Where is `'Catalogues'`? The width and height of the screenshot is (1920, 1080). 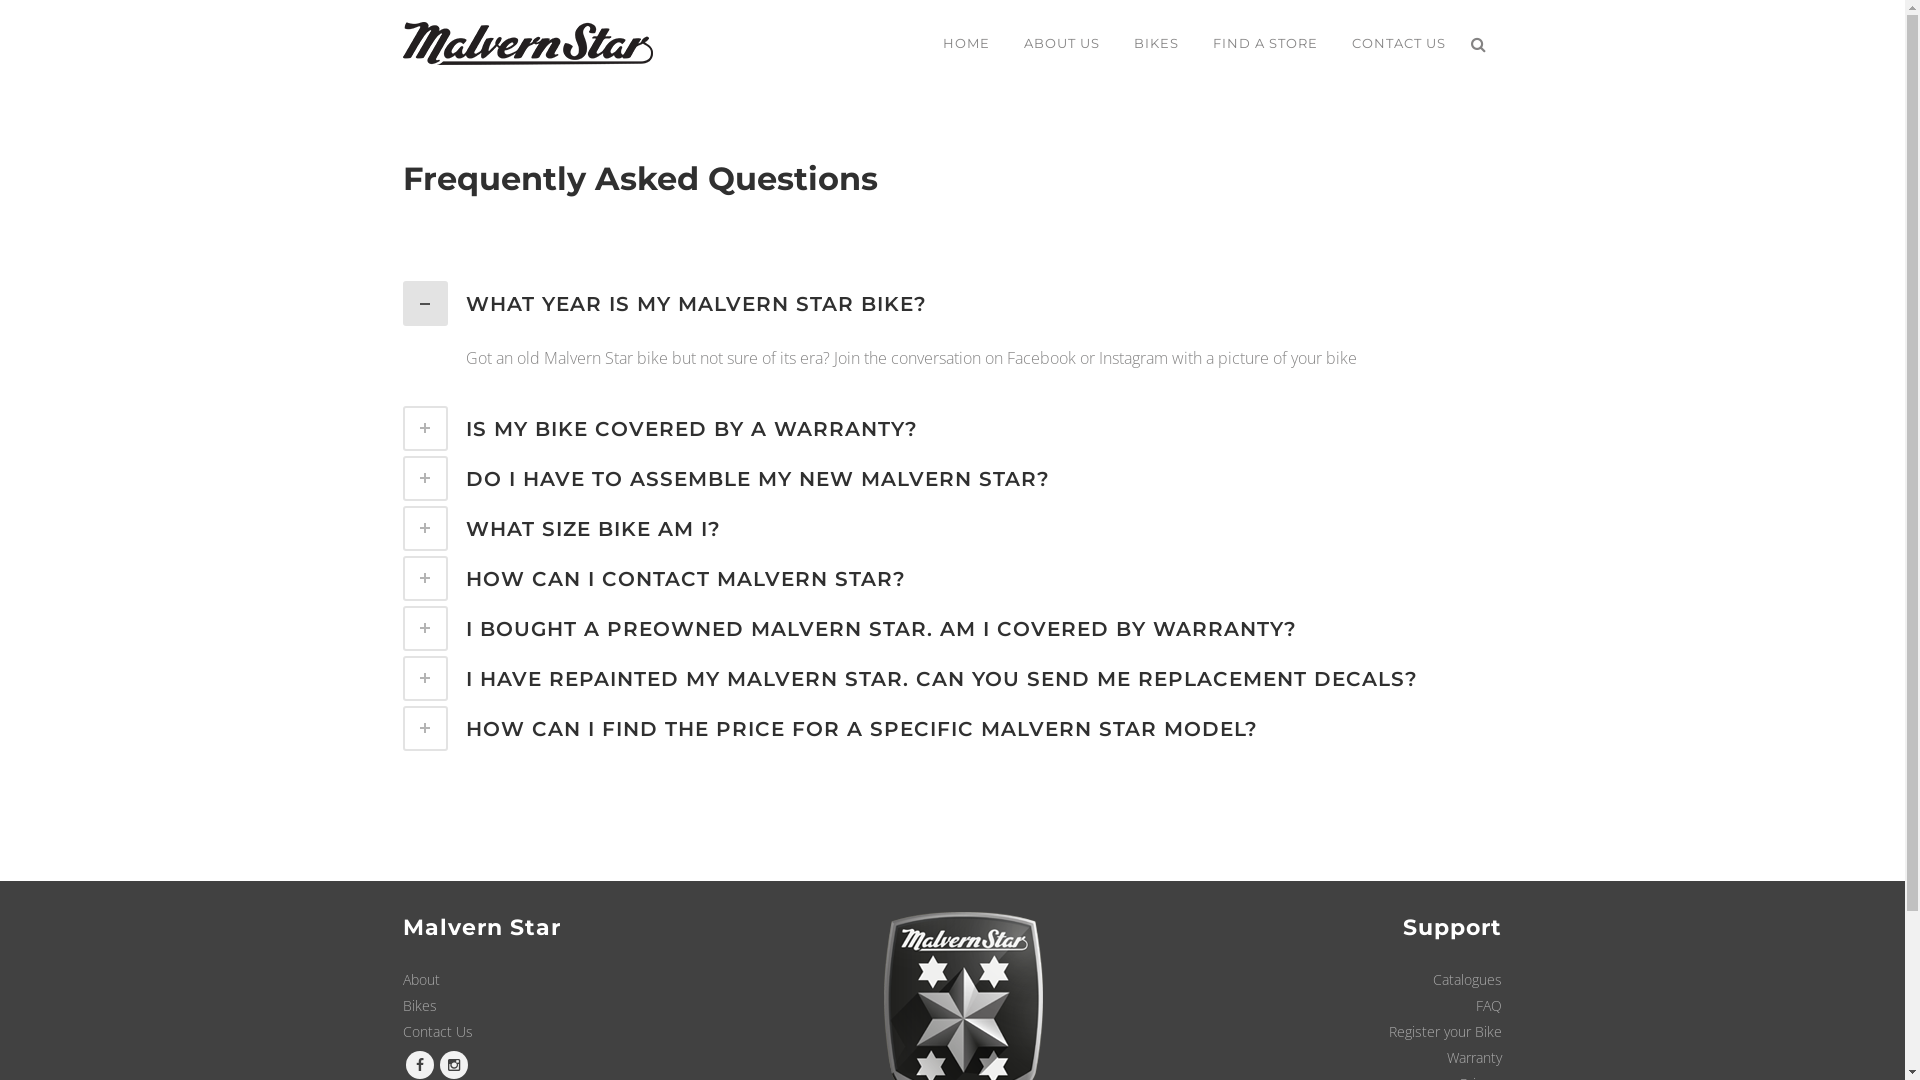
'Catalogues' is located at coordinates (1467, 978).